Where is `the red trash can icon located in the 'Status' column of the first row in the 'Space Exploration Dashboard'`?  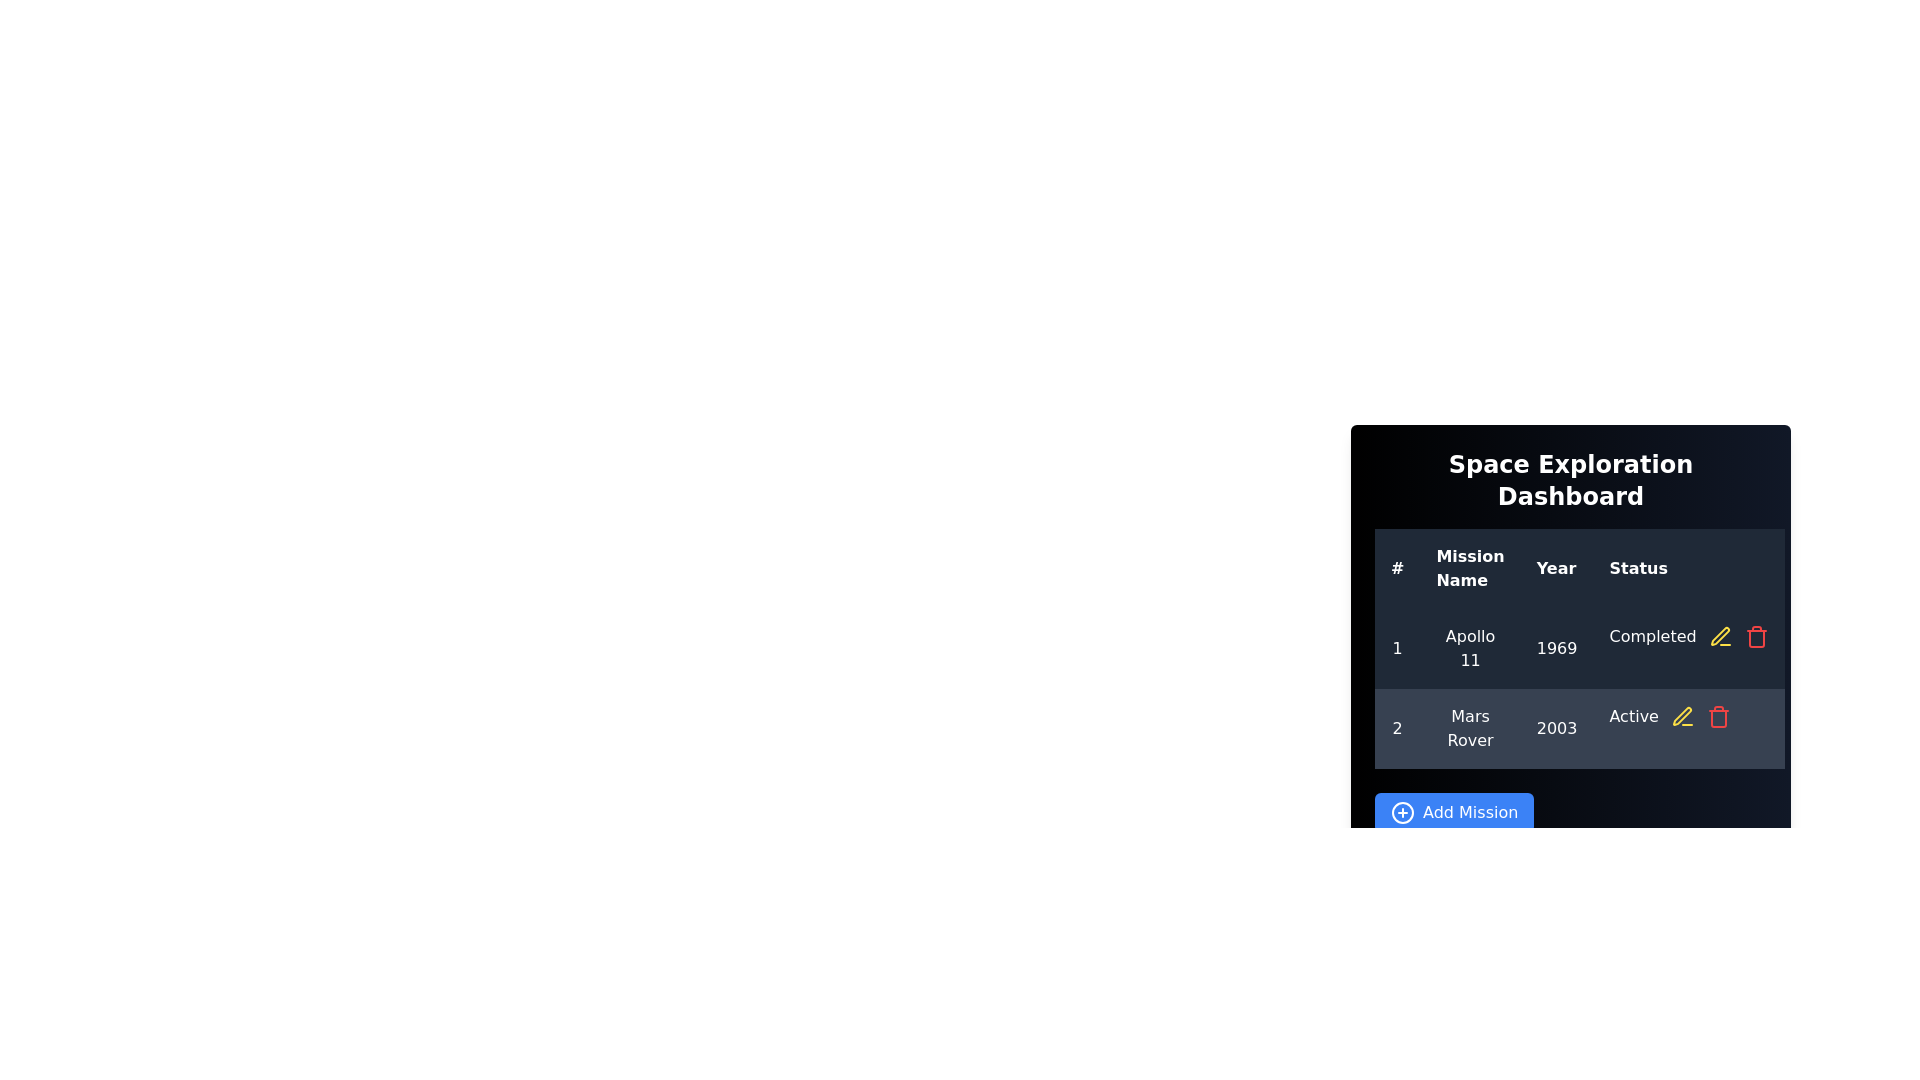 the red trash can icon located in the 'Status' column of the first row in the 'Space Exploration Dashboard' is located at coordinates (1755, 636).